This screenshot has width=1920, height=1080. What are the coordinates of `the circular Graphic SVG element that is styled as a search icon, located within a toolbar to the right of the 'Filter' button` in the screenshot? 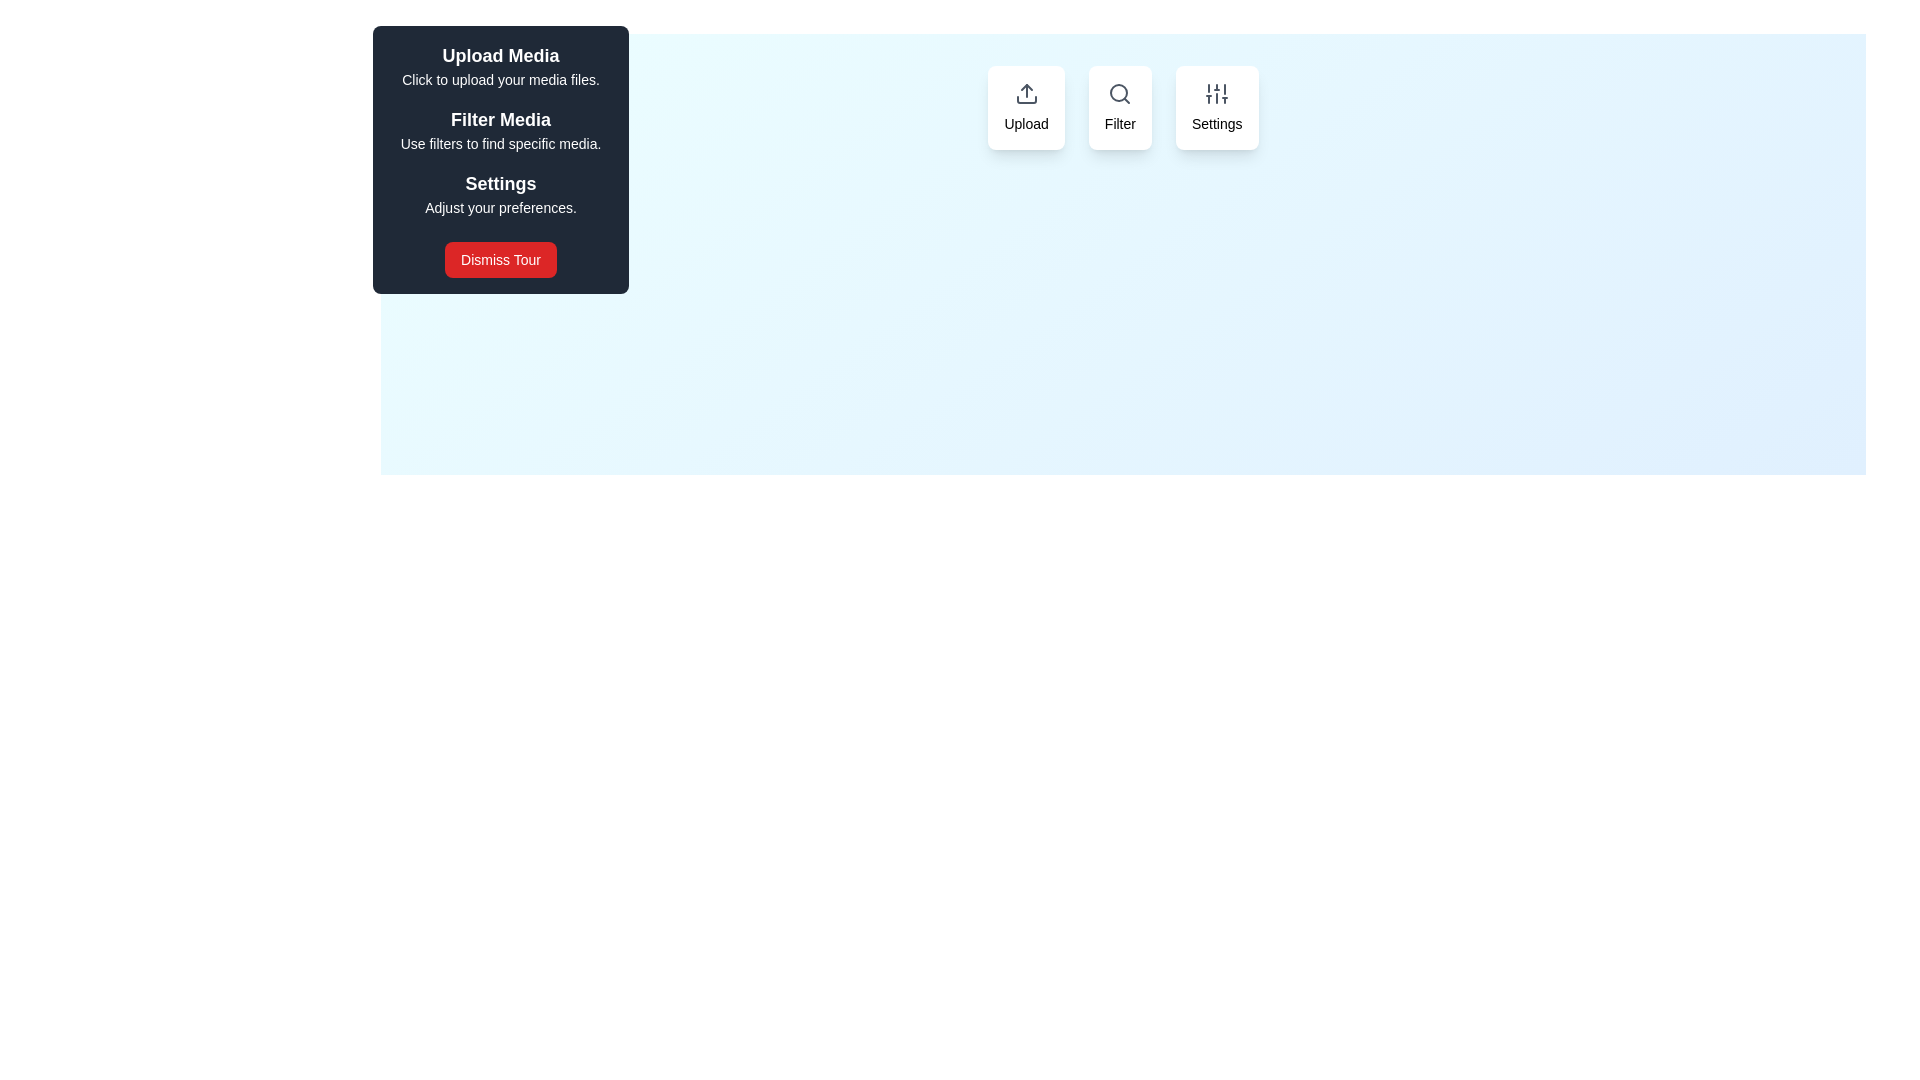 It's located at (1118, 92).